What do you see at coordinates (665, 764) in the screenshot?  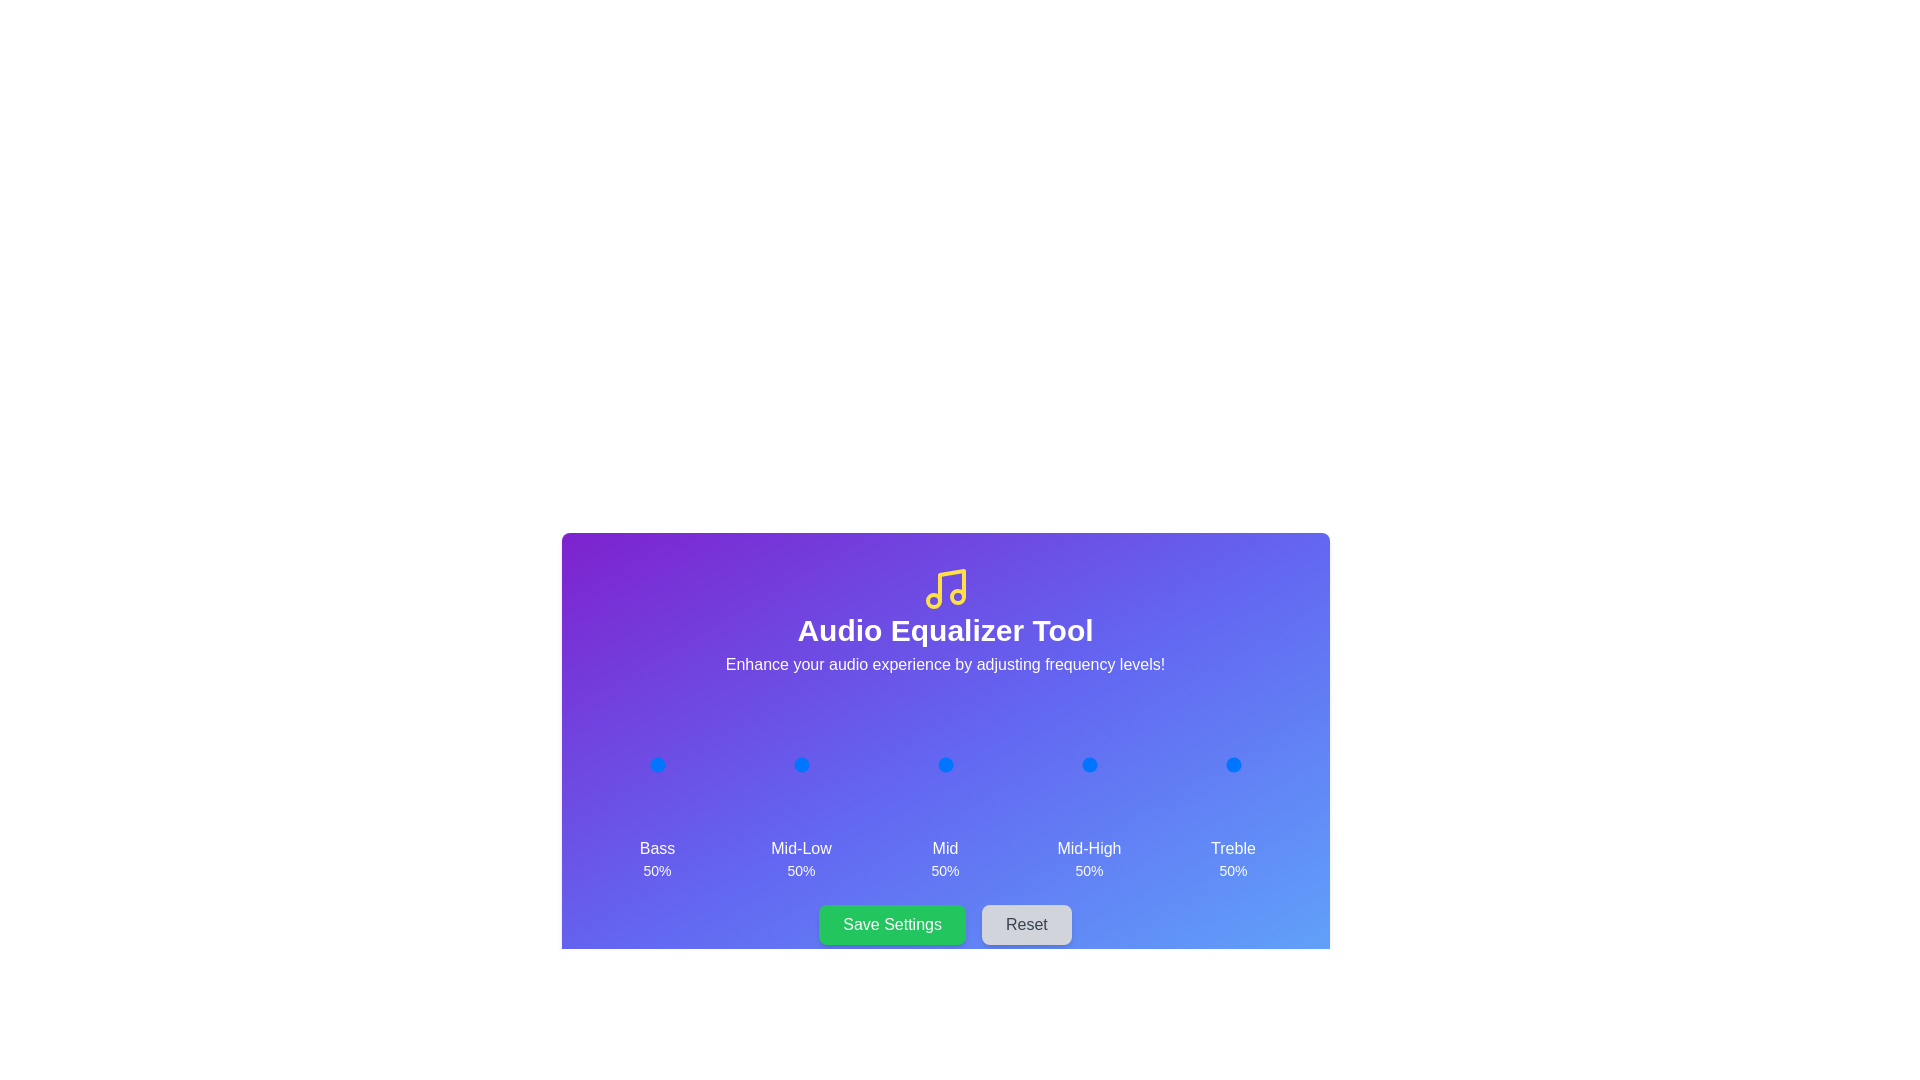 I see `the 0 slider to 62%` at bounding box center [665, 764].